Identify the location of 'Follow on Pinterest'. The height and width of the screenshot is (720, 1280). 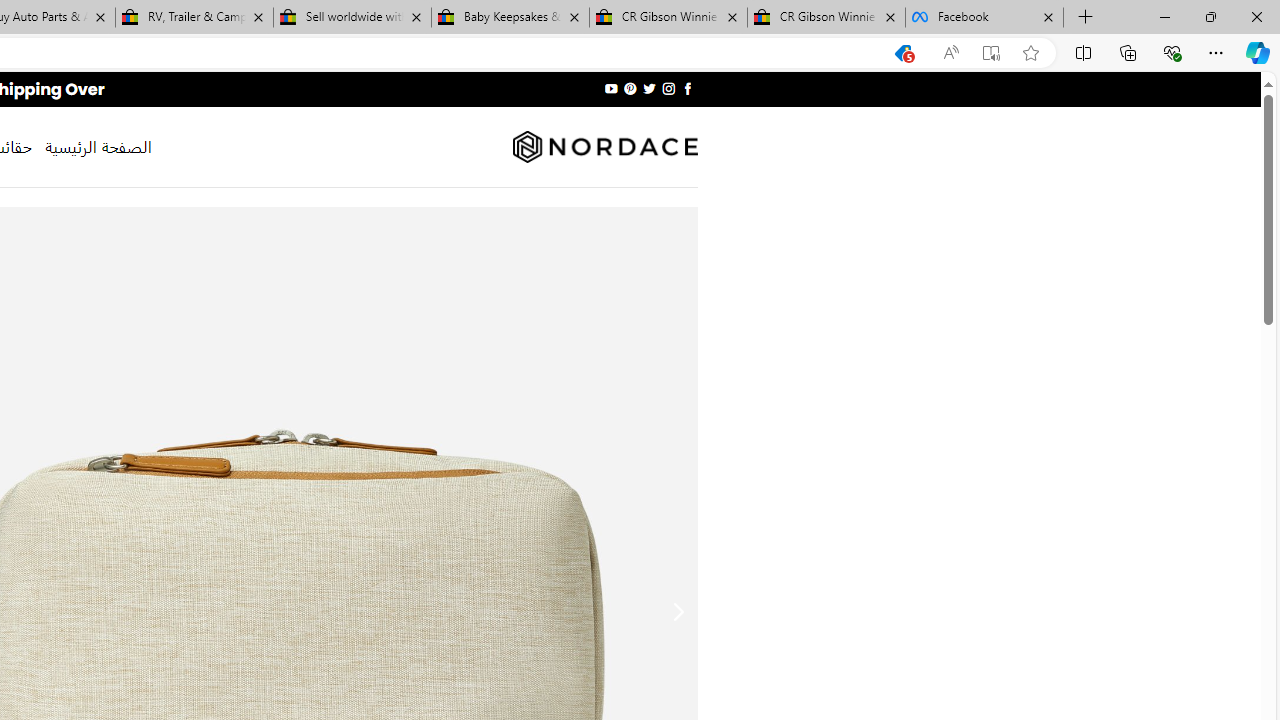
(630, 88).